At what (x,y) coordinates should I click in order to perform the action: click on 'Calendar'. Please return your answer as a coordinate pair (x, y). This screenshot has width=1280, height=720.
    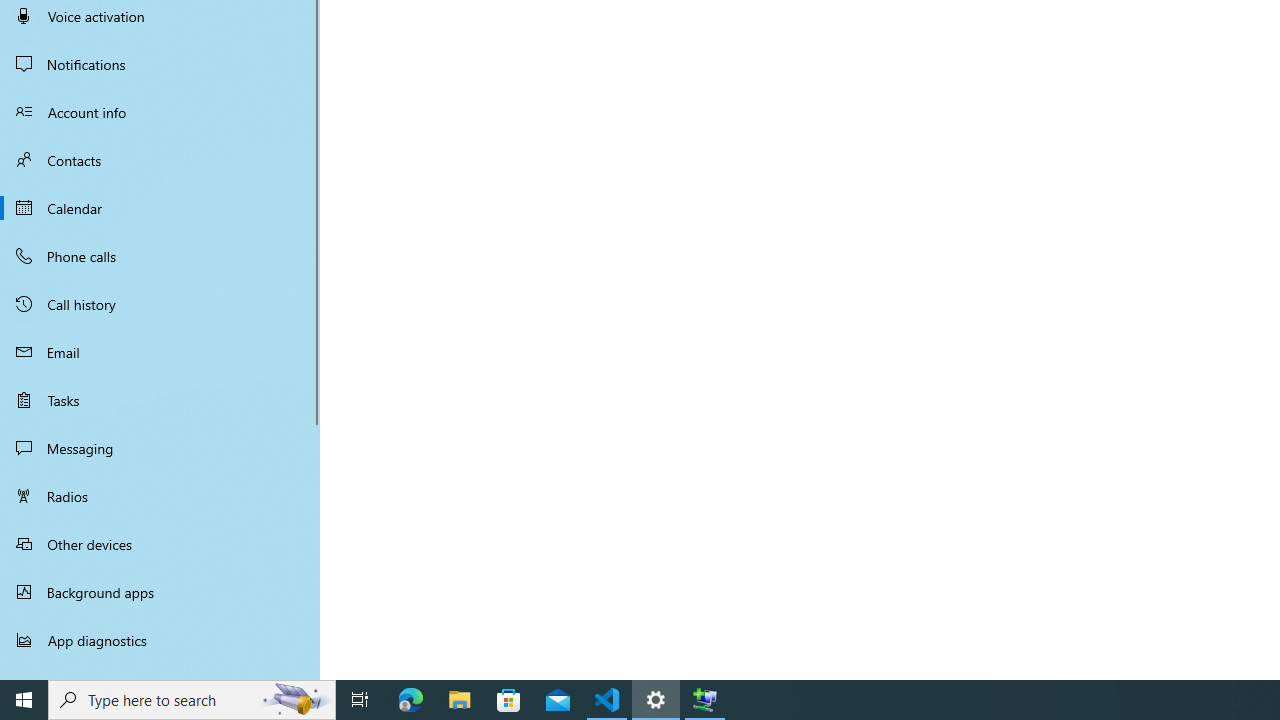
    Looking at the image, I should click on (160, 208).